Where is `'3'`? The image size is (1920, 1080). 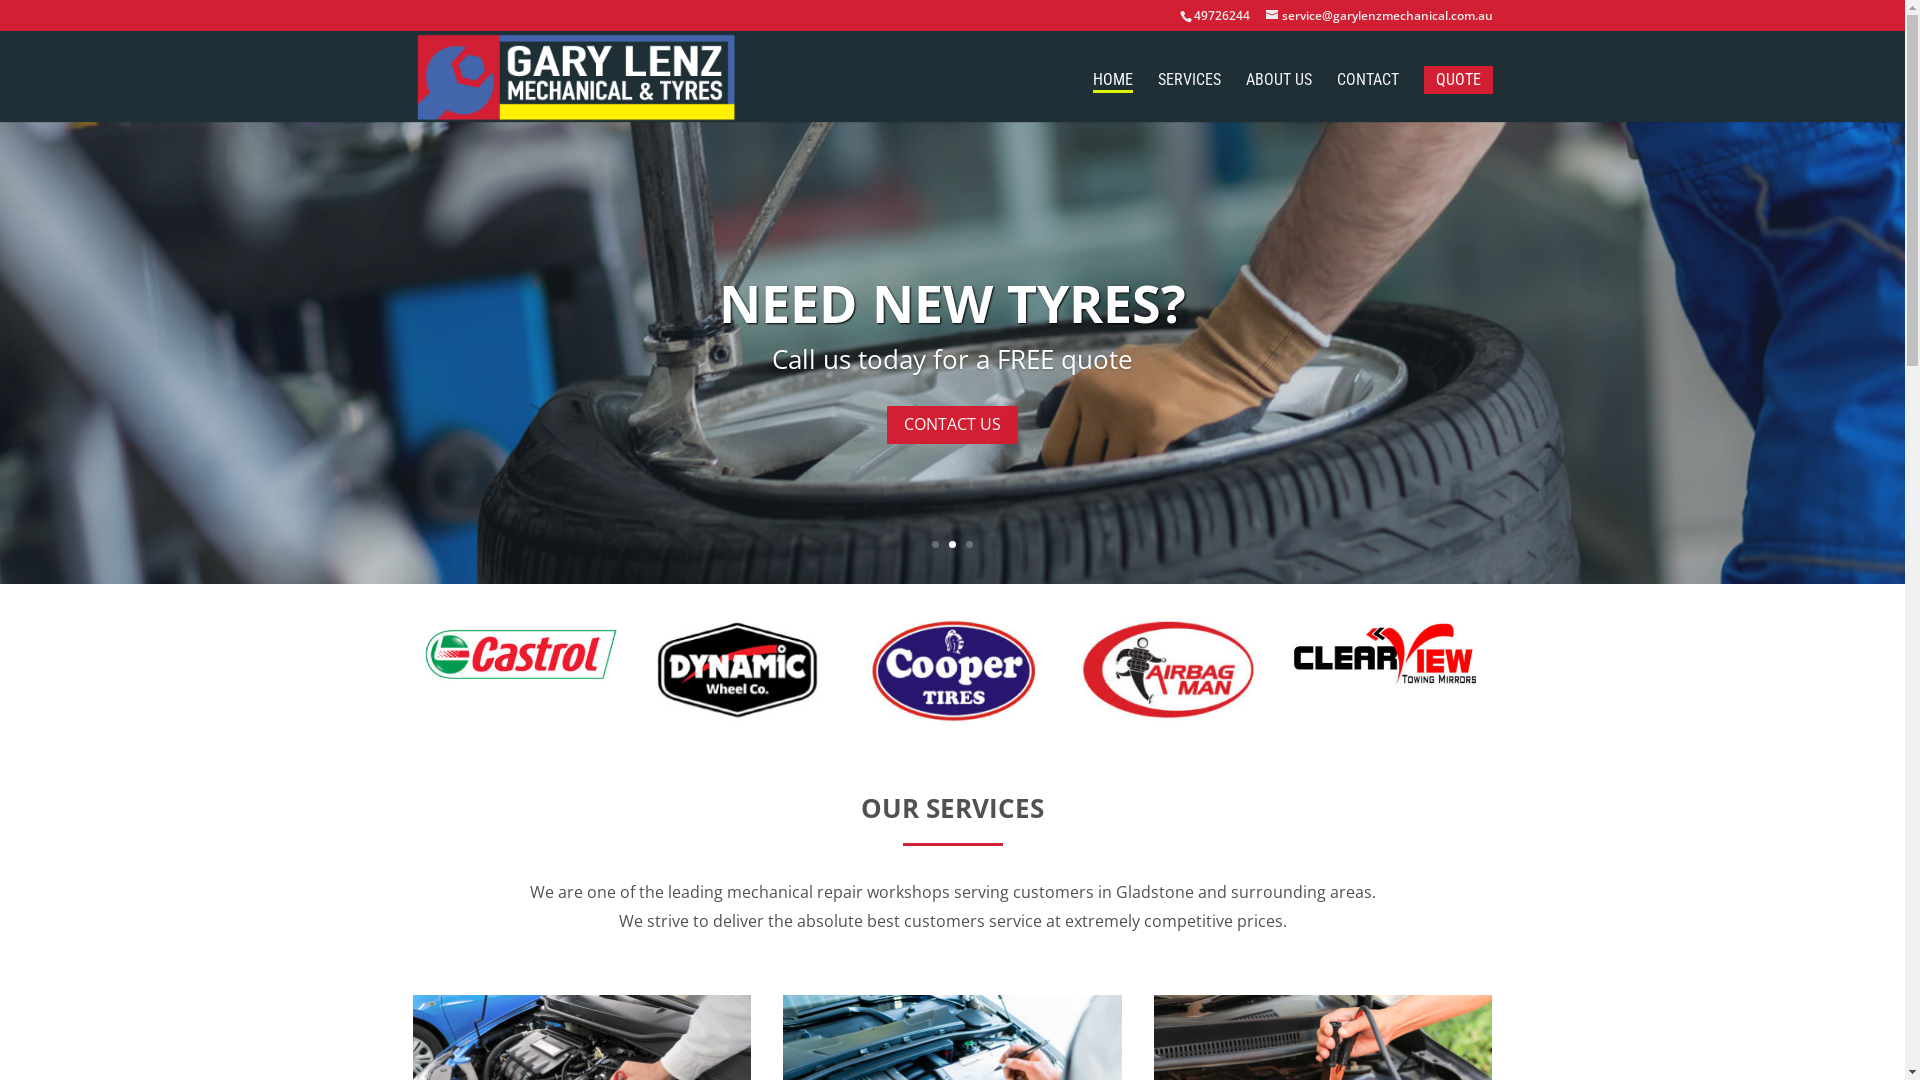 '3' is located at coordinates (969, 544).